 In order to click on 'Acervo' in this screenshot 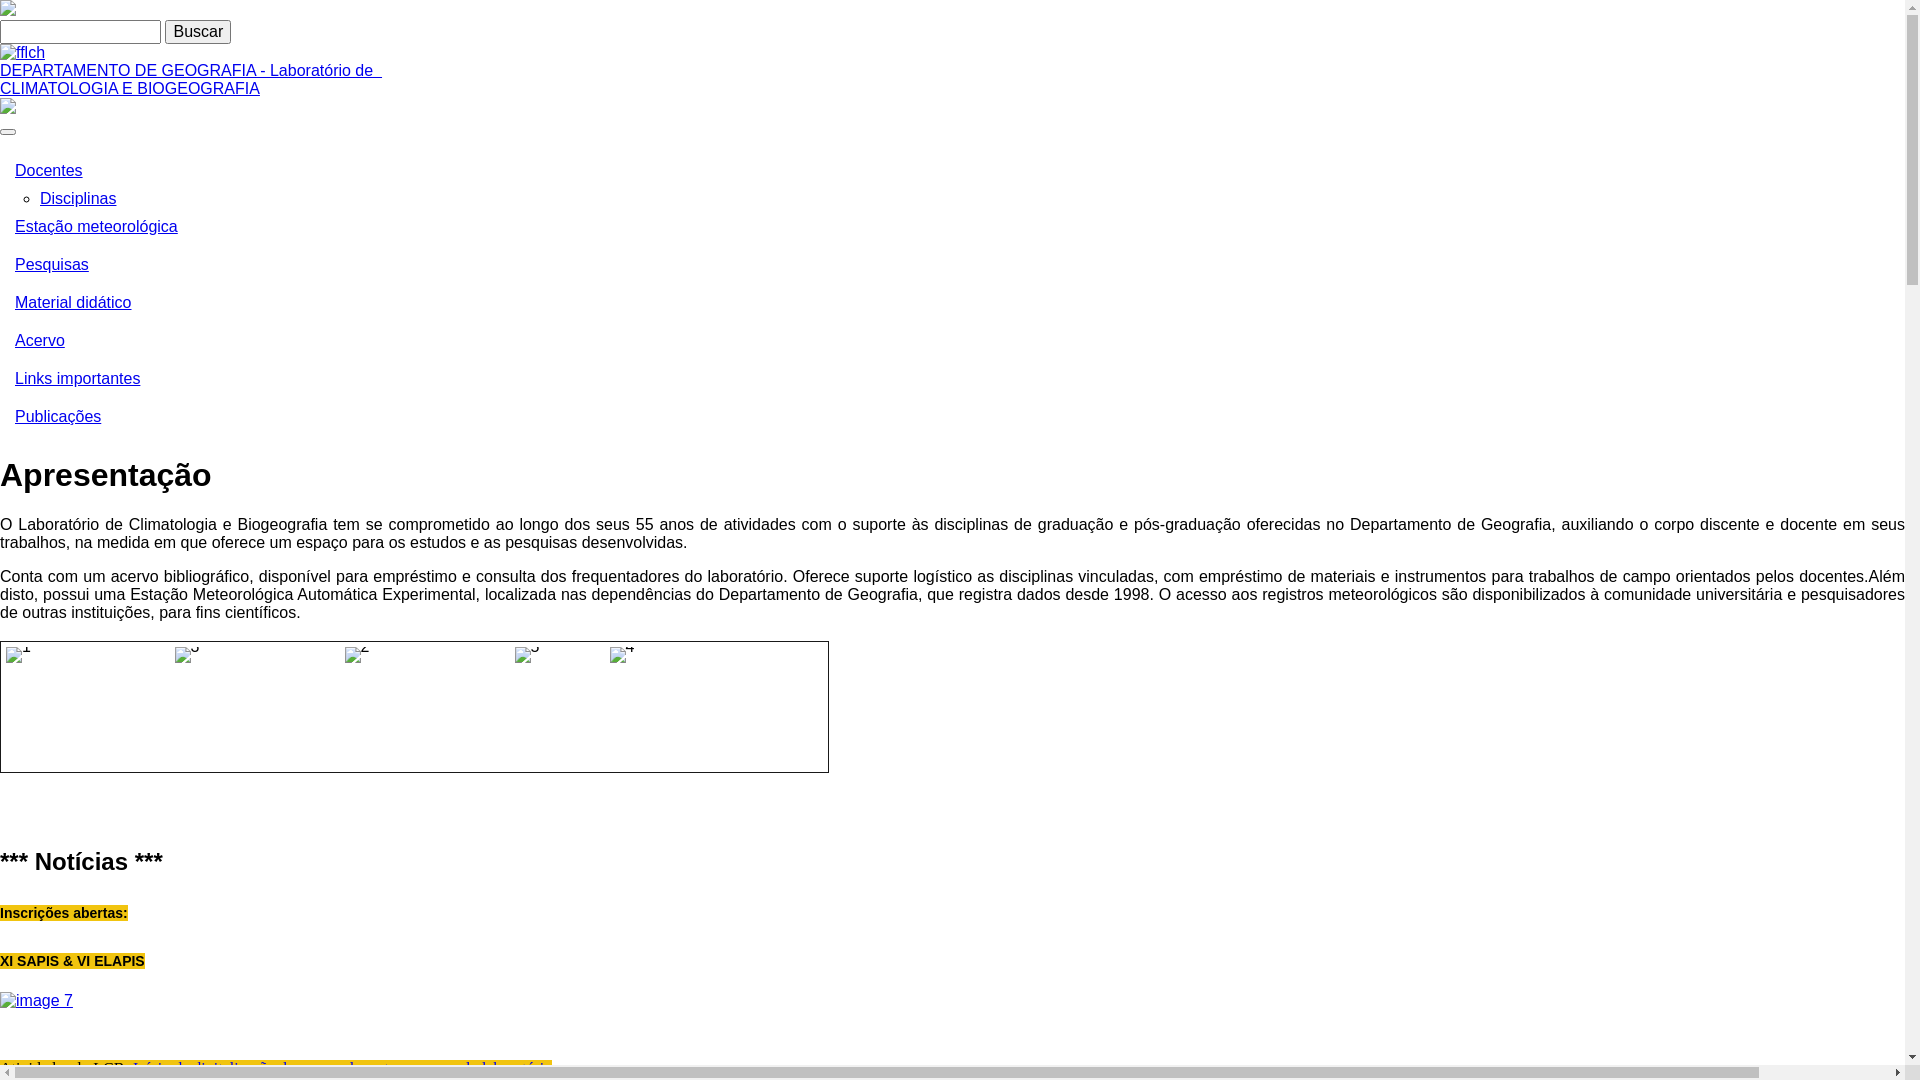, I will do `click(0, 339)`.